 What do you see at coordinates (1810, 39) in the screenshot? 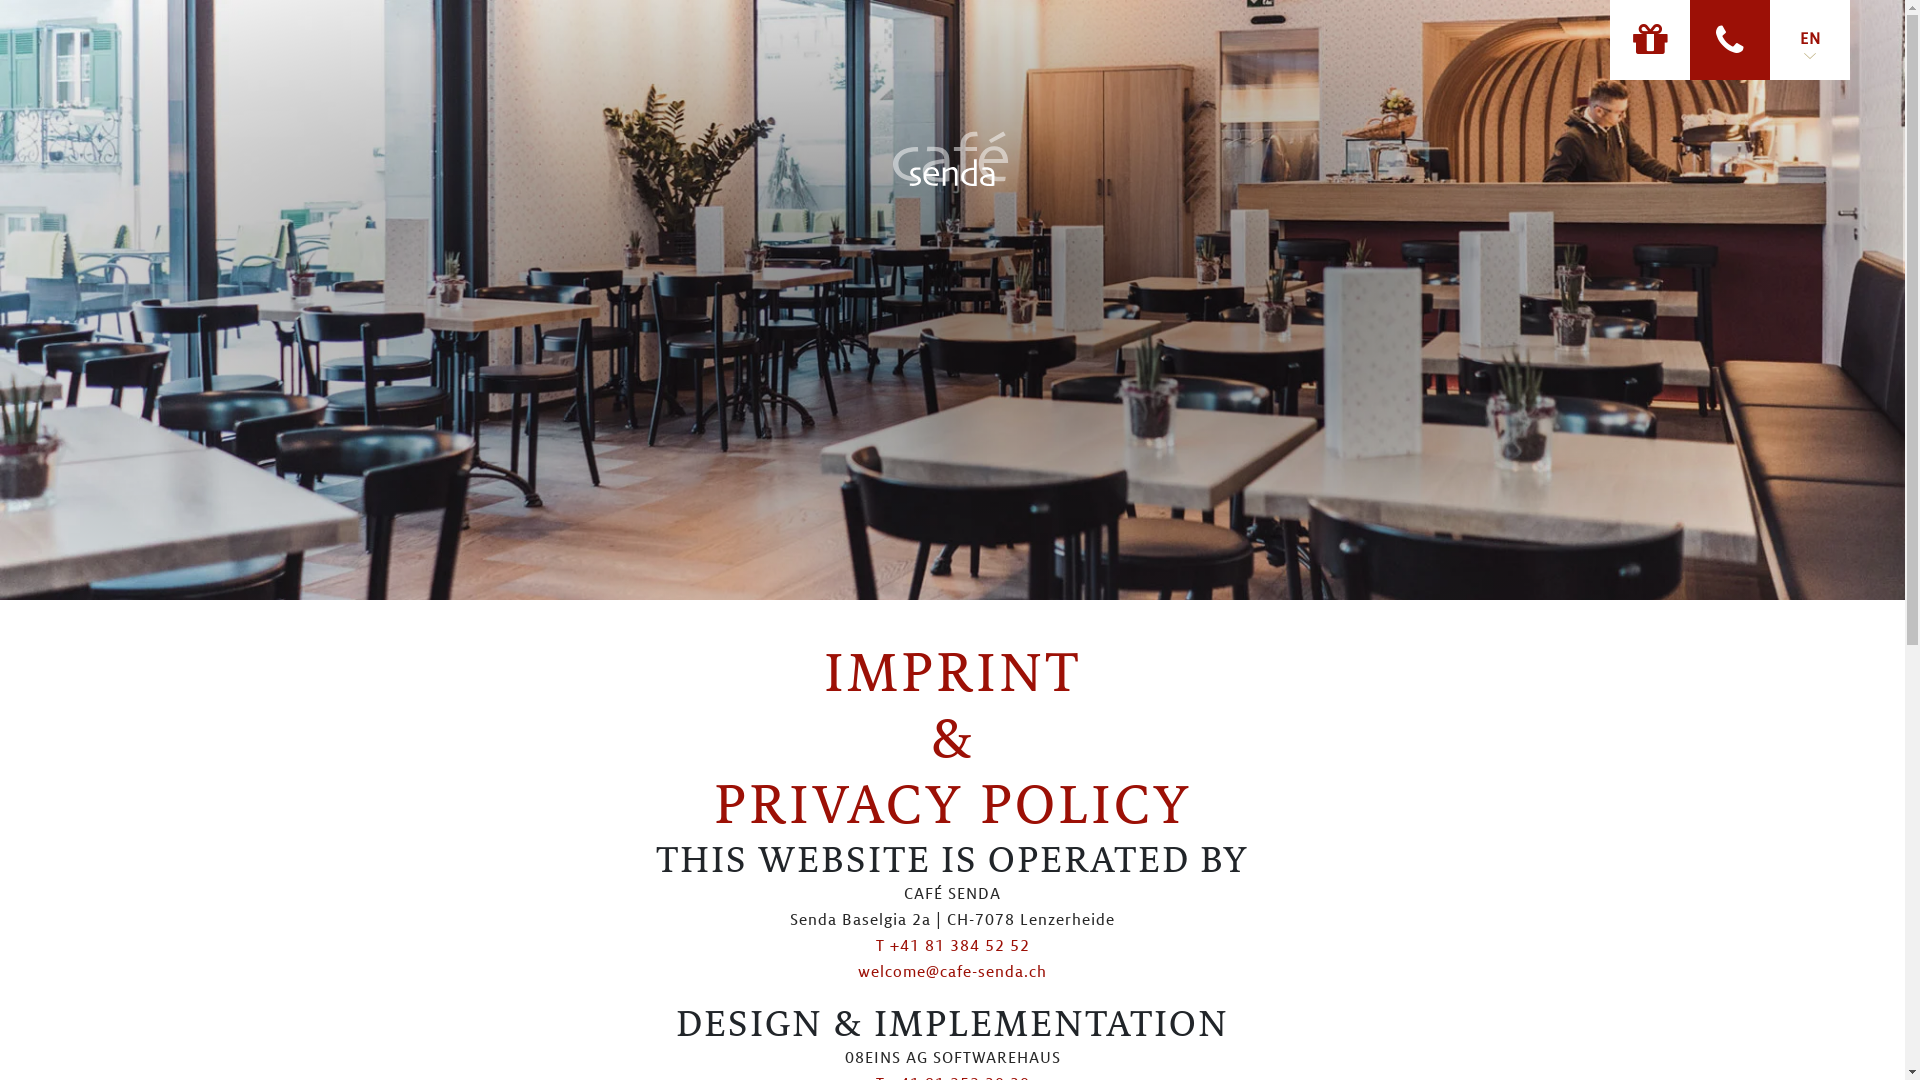
I see `'EN'` at bounding box center [1810, 39].